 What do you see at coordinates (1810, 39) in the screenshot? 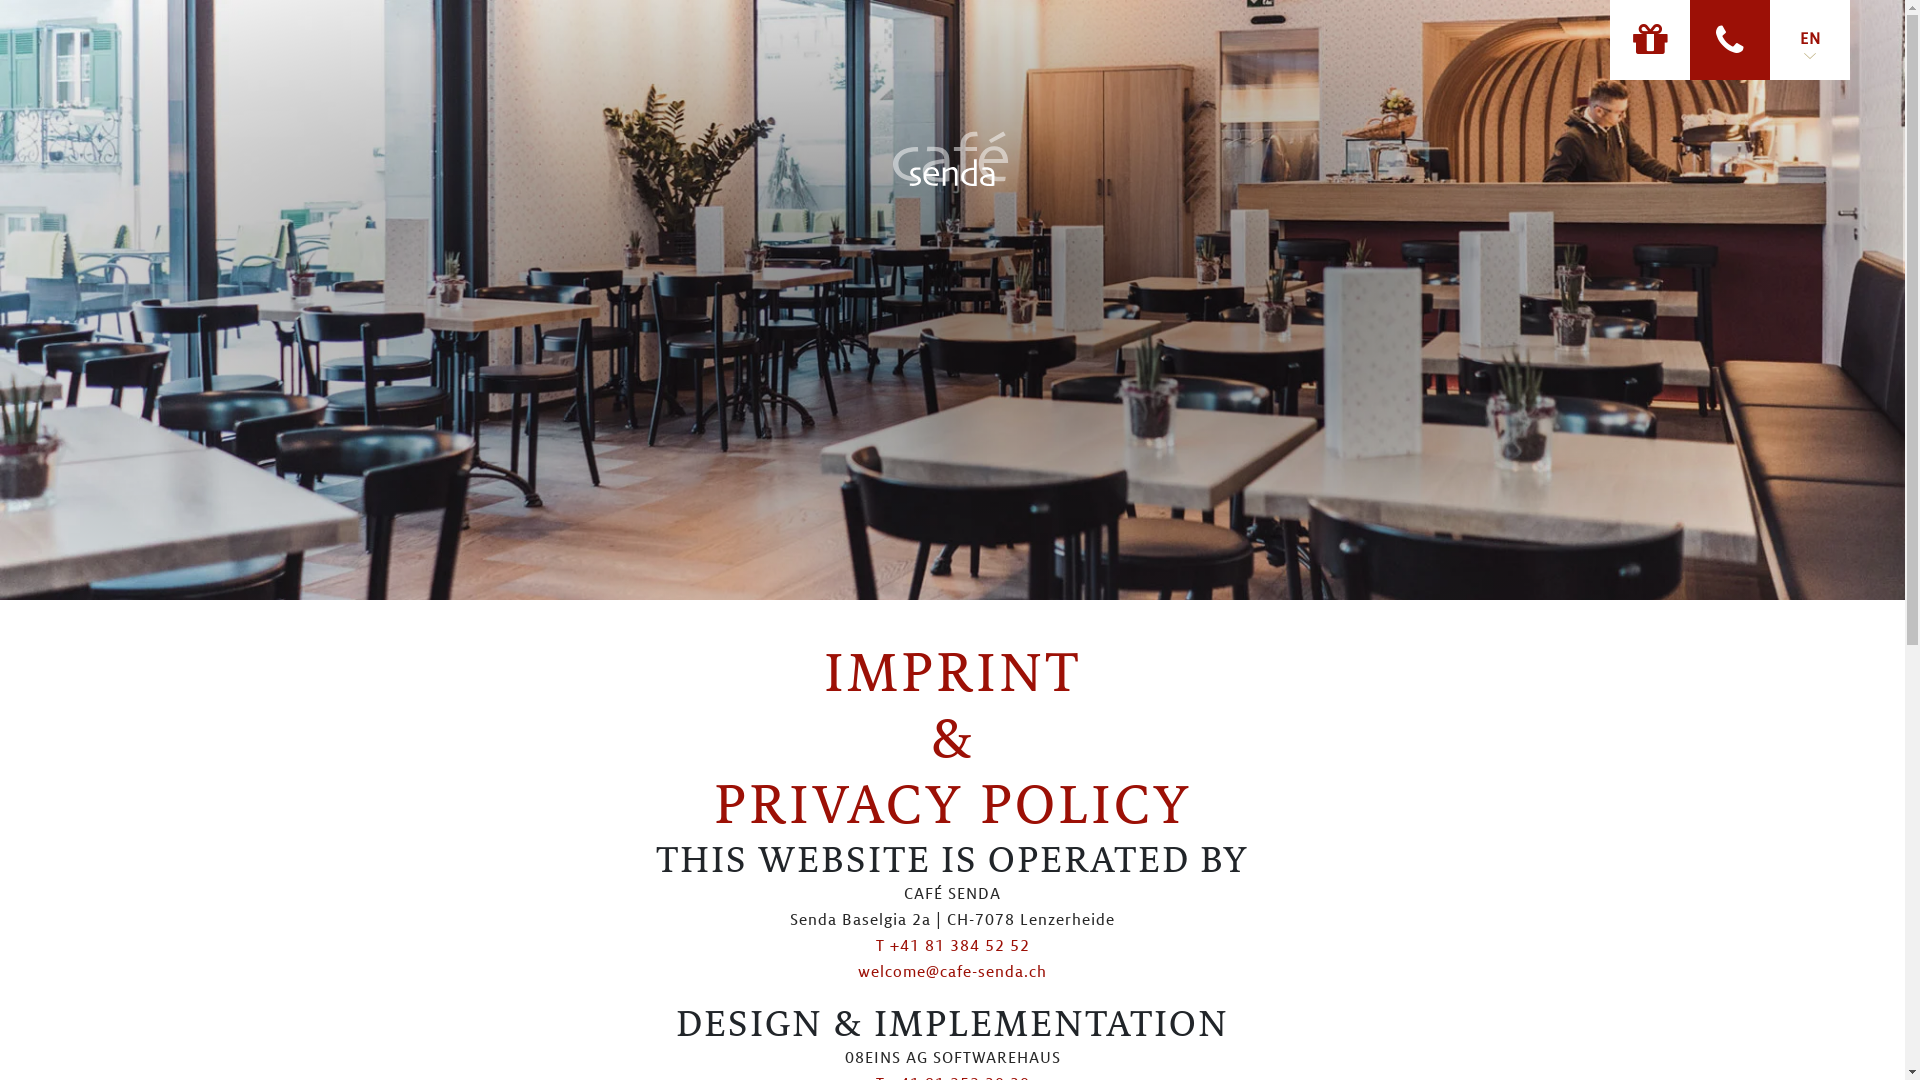
I see `'EN'` at bounding box center [1810, 39].